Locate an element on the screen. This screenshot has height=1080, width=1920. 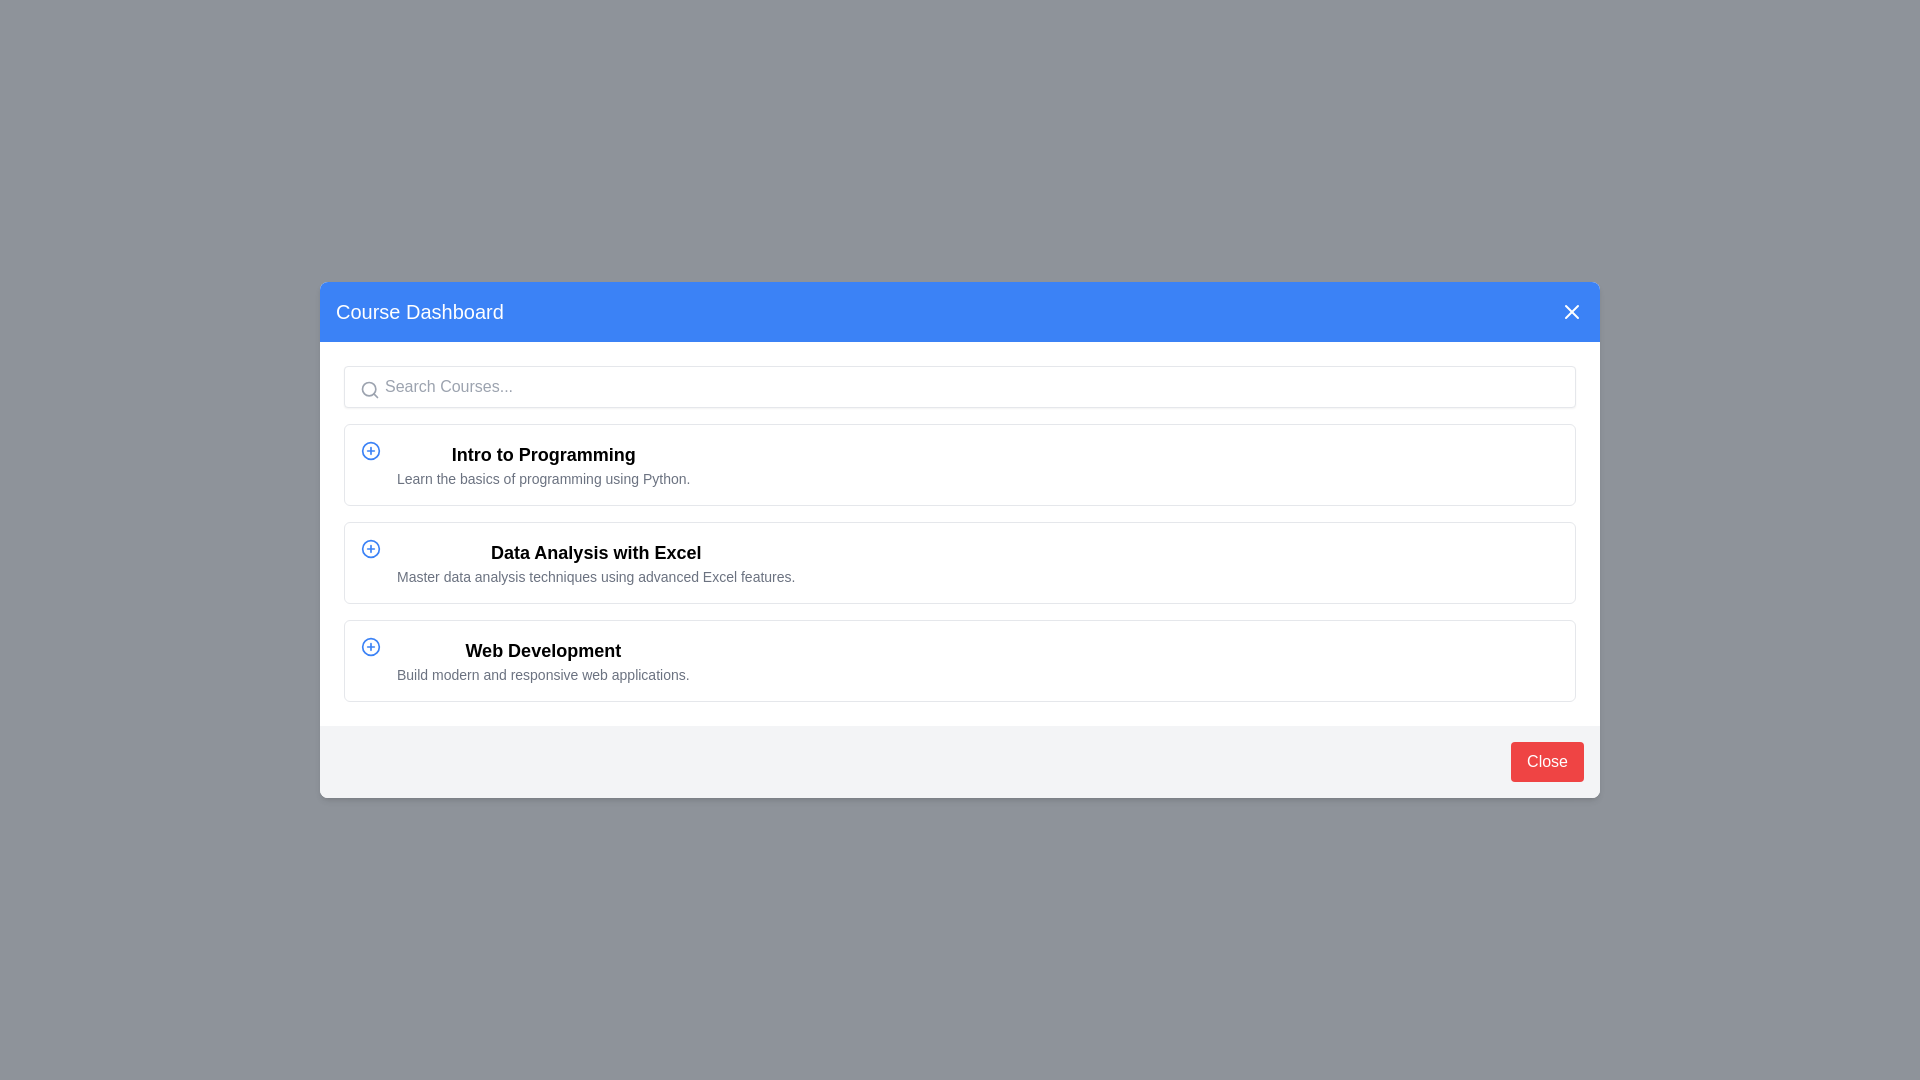
the text component that provides information about the 'Data Analysis with Excel' course located in the centered modal titled 'Course Dashboard'. It is the second item in the list, positioned between 'Intro to Programming' and 'Web Development' is located at coordinates (594, 563).